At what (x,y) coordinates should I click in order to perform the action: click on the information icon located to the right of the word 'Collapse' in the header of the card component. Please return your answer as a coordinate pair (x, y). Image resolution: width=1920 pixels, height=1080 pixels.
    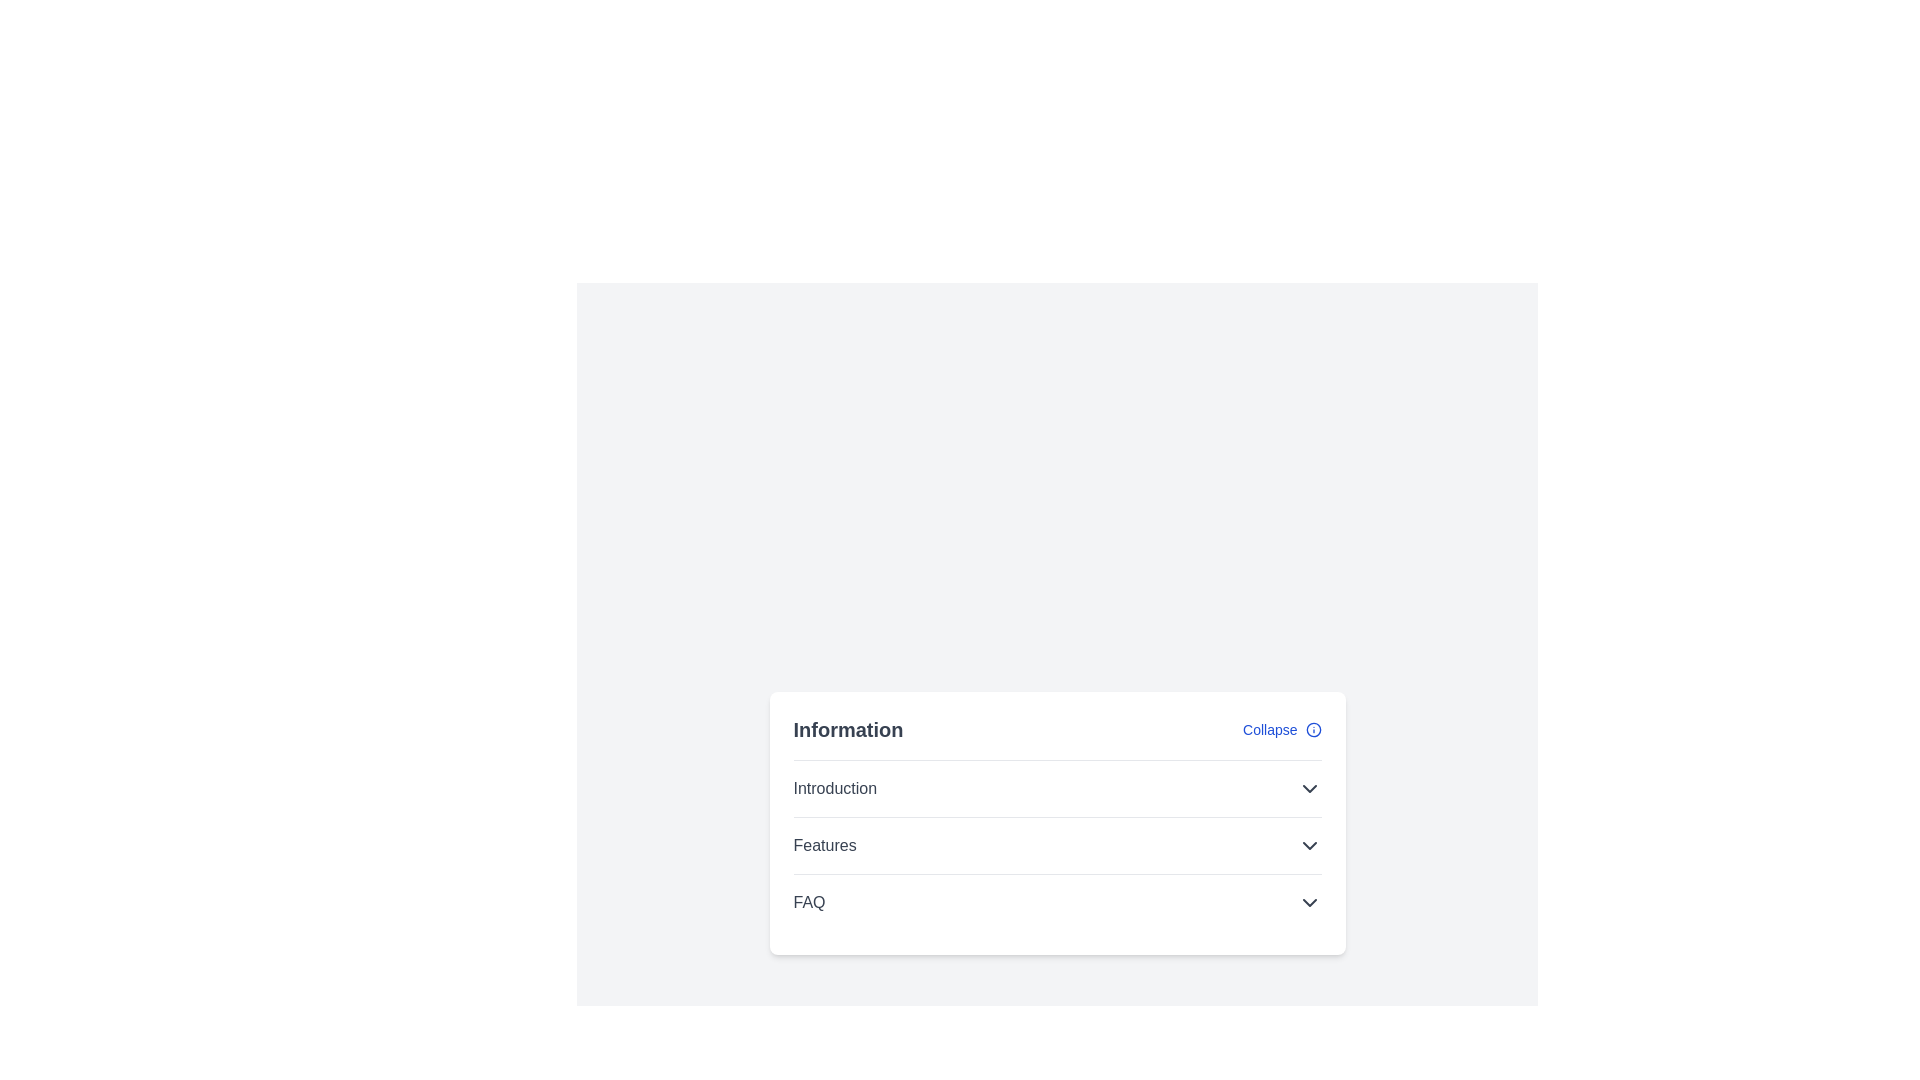
    Looking at the image, I should click on (1313, 729).